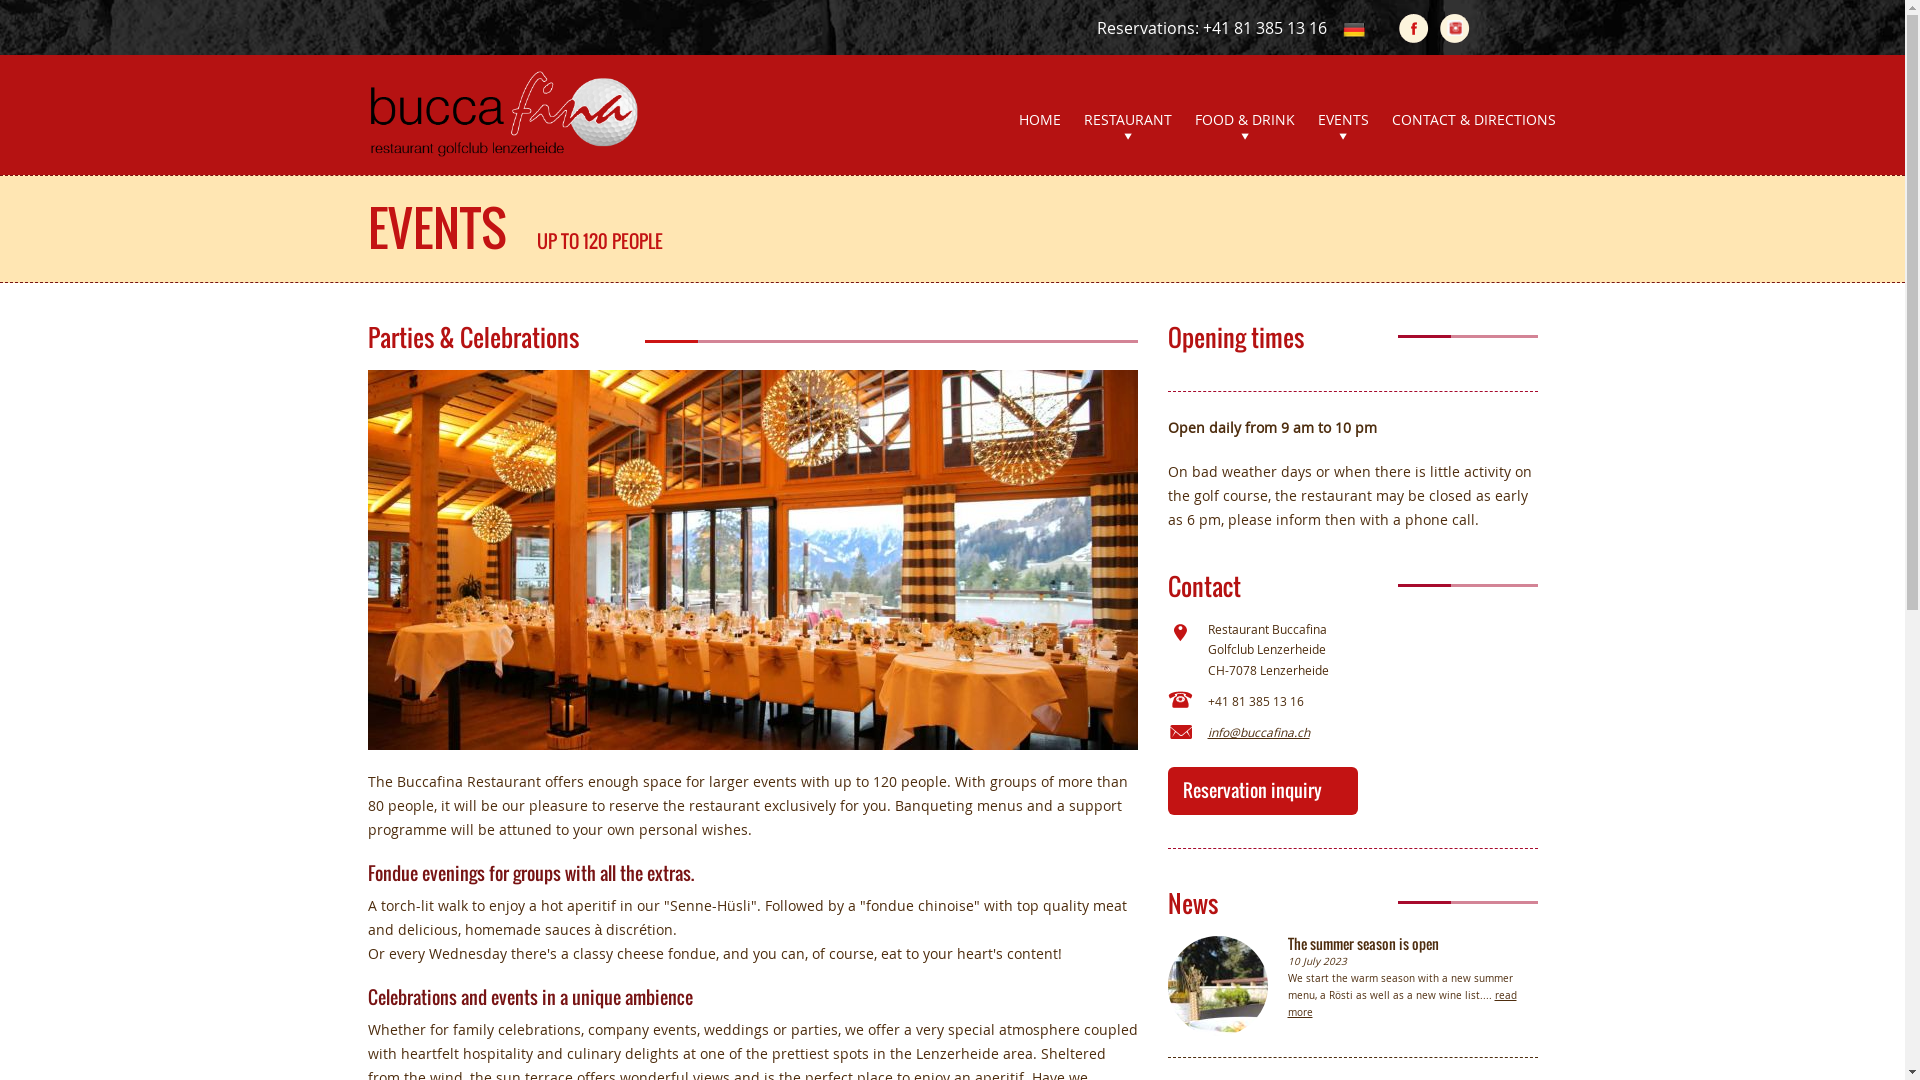 The image size is (1920, 1080). Describe the element at coordinates (1180, 639) in the screenshot. I see `'Address'` at that location.